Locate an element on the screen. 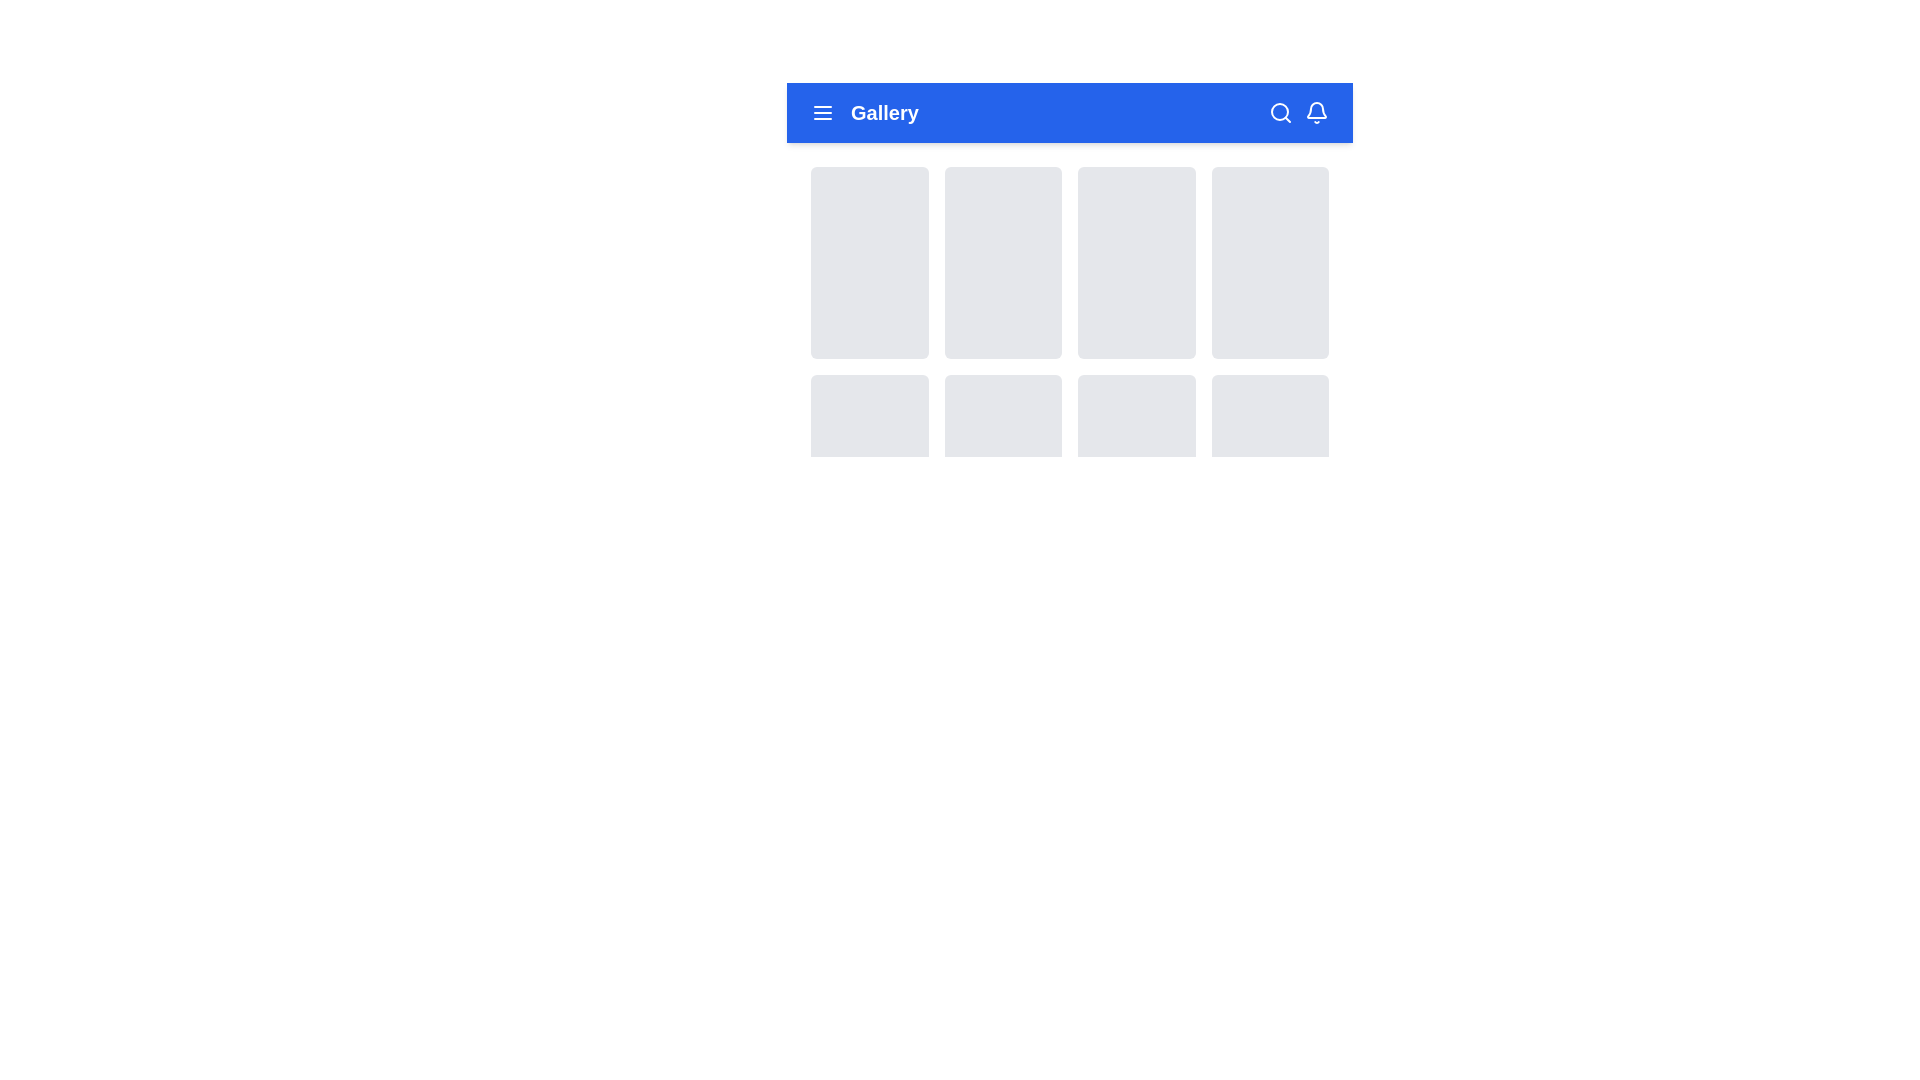  the first rectangular tile with a light-gray background and rounded corners is located at coordinates (869, 261).